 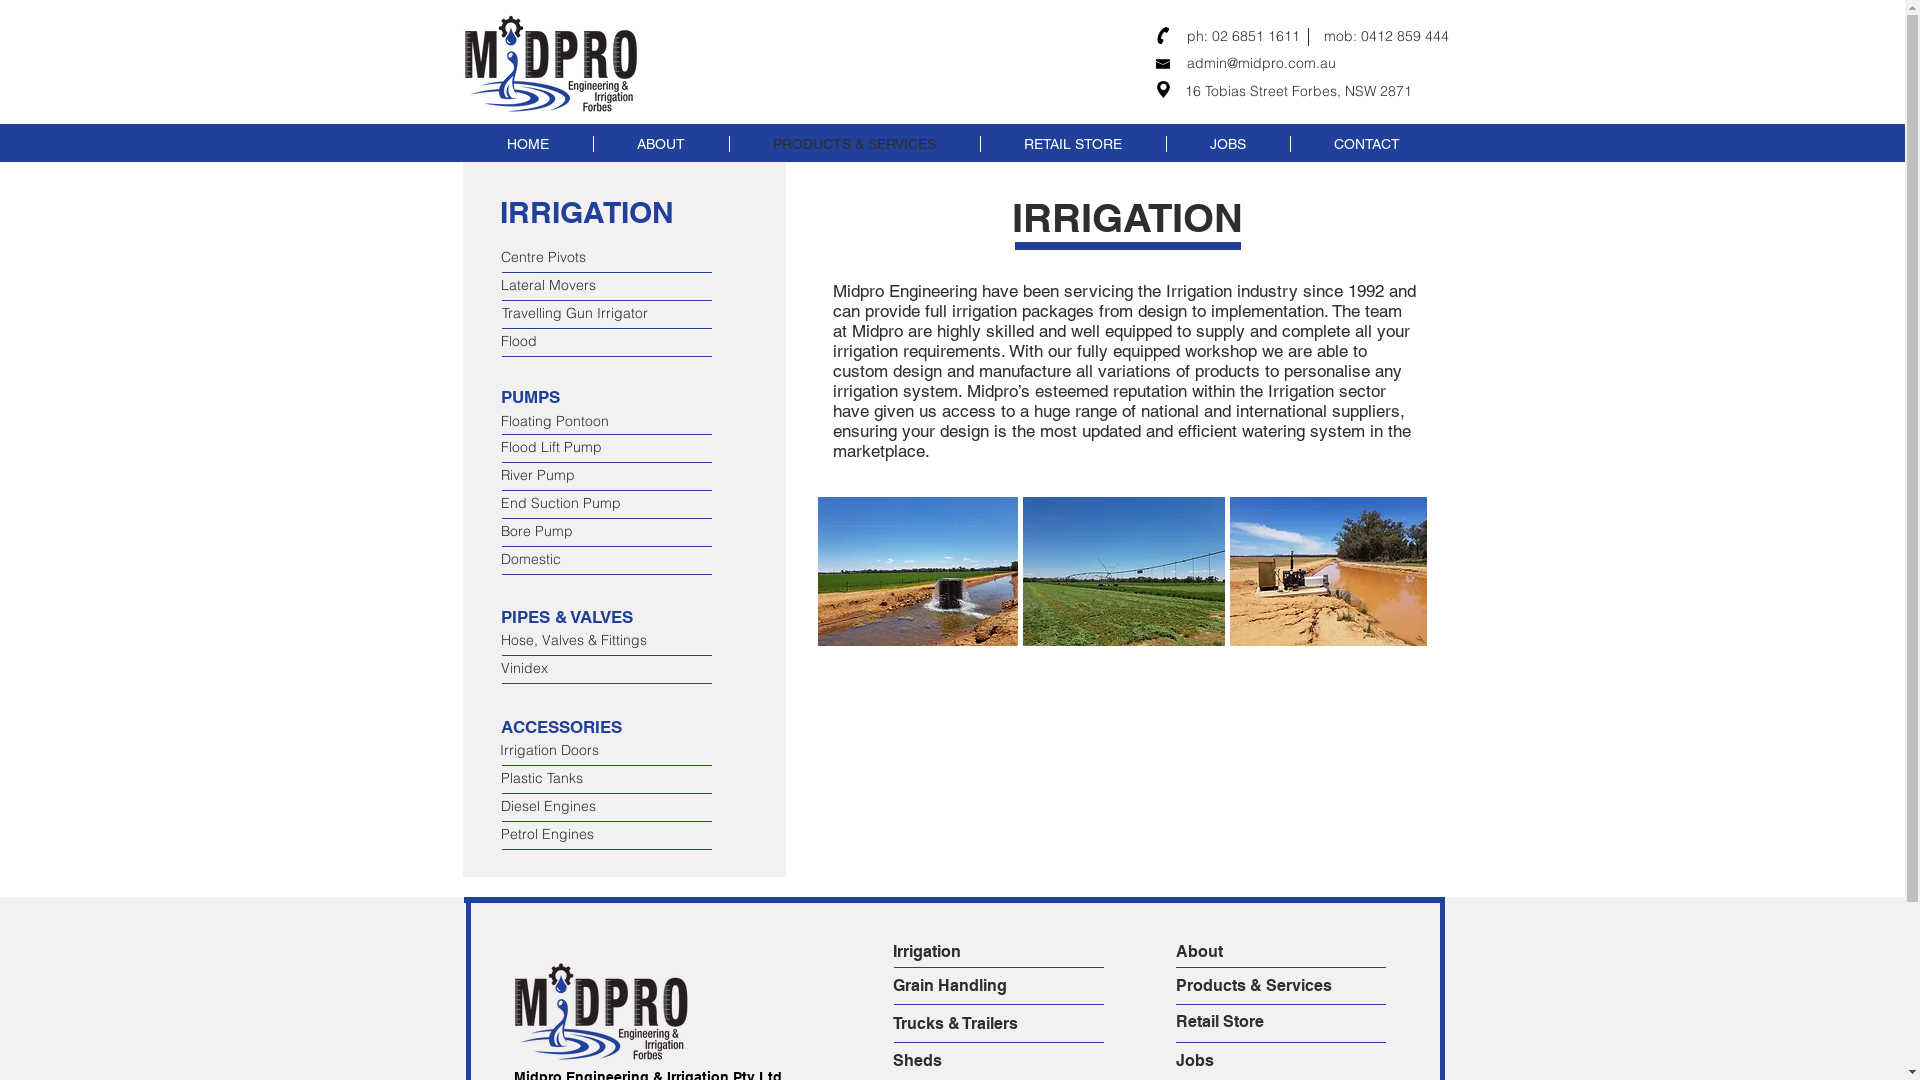 I want to click on 'IRRIGATION', so click(x=585, y=212).